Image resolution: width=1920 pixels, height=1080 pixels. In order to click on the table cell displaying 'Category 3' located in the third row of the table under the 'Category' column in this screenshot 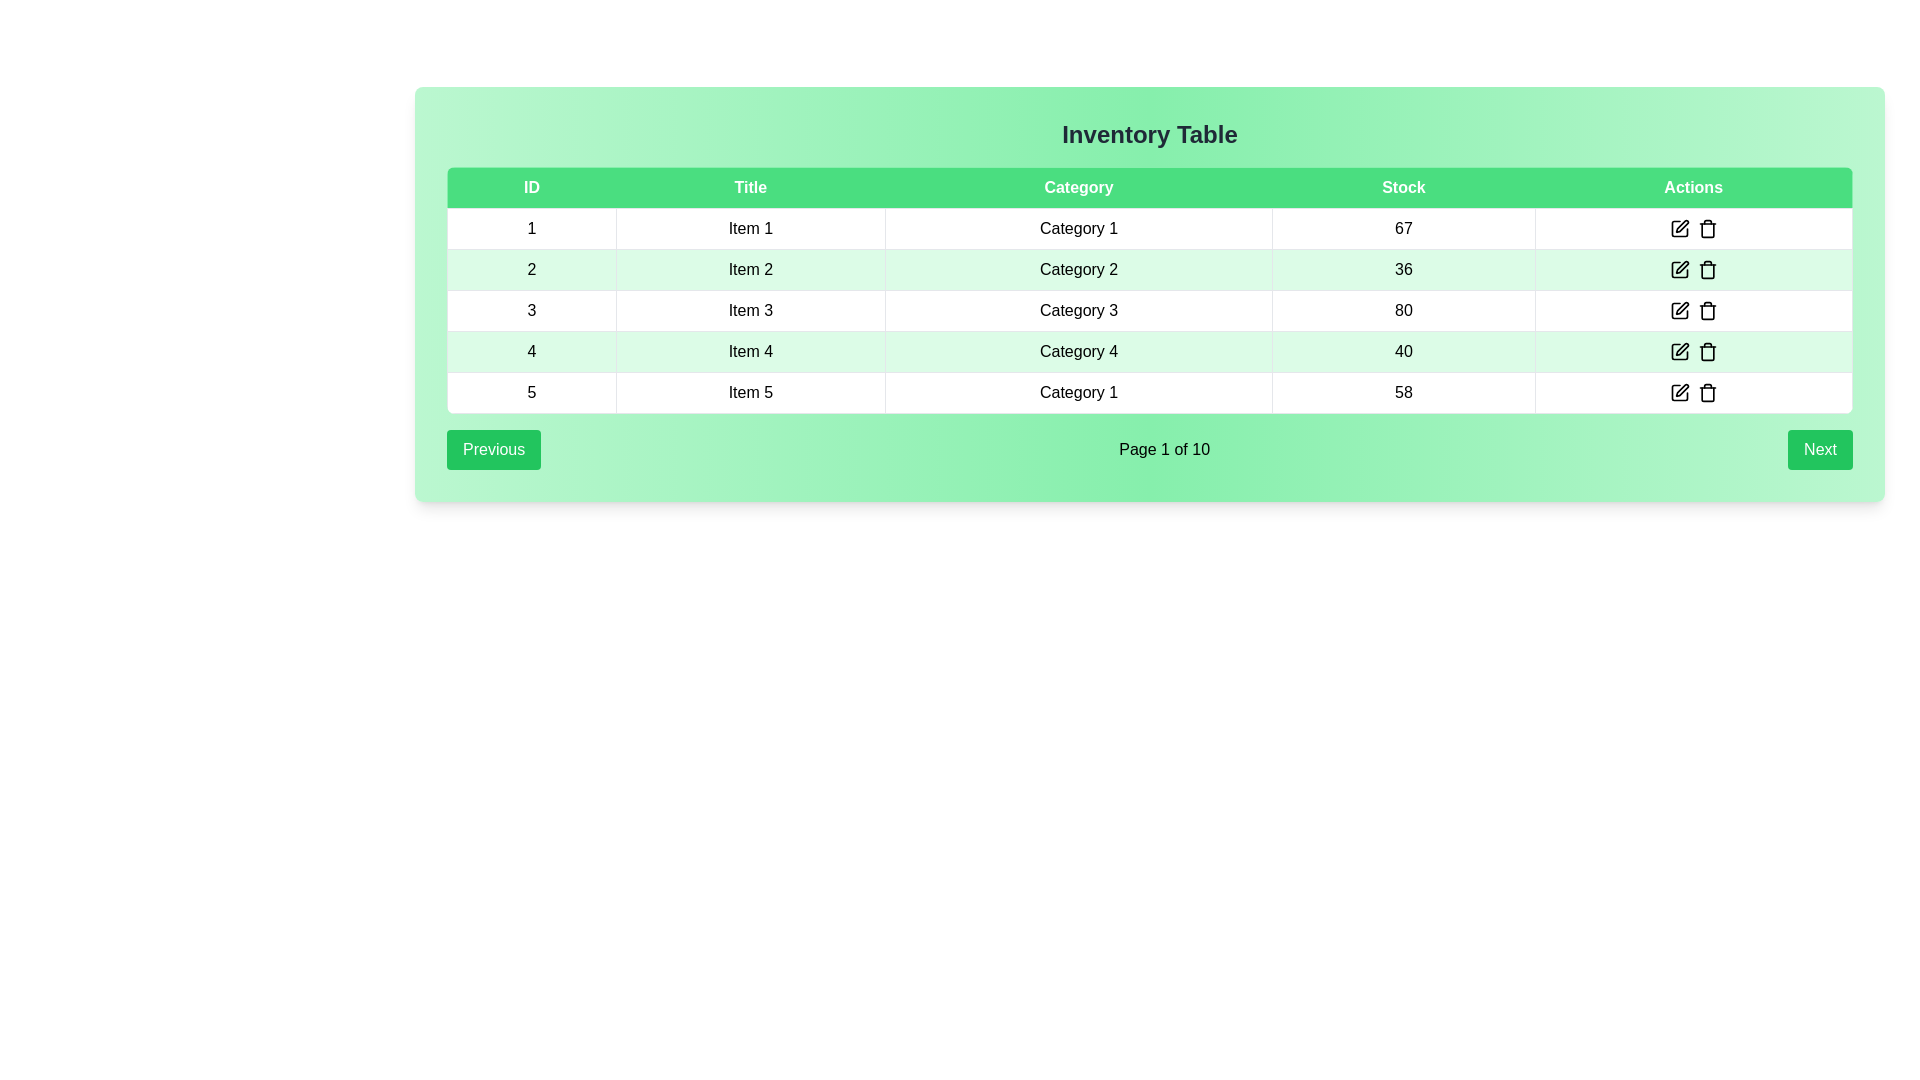, I will do `click(1078, 311)`.